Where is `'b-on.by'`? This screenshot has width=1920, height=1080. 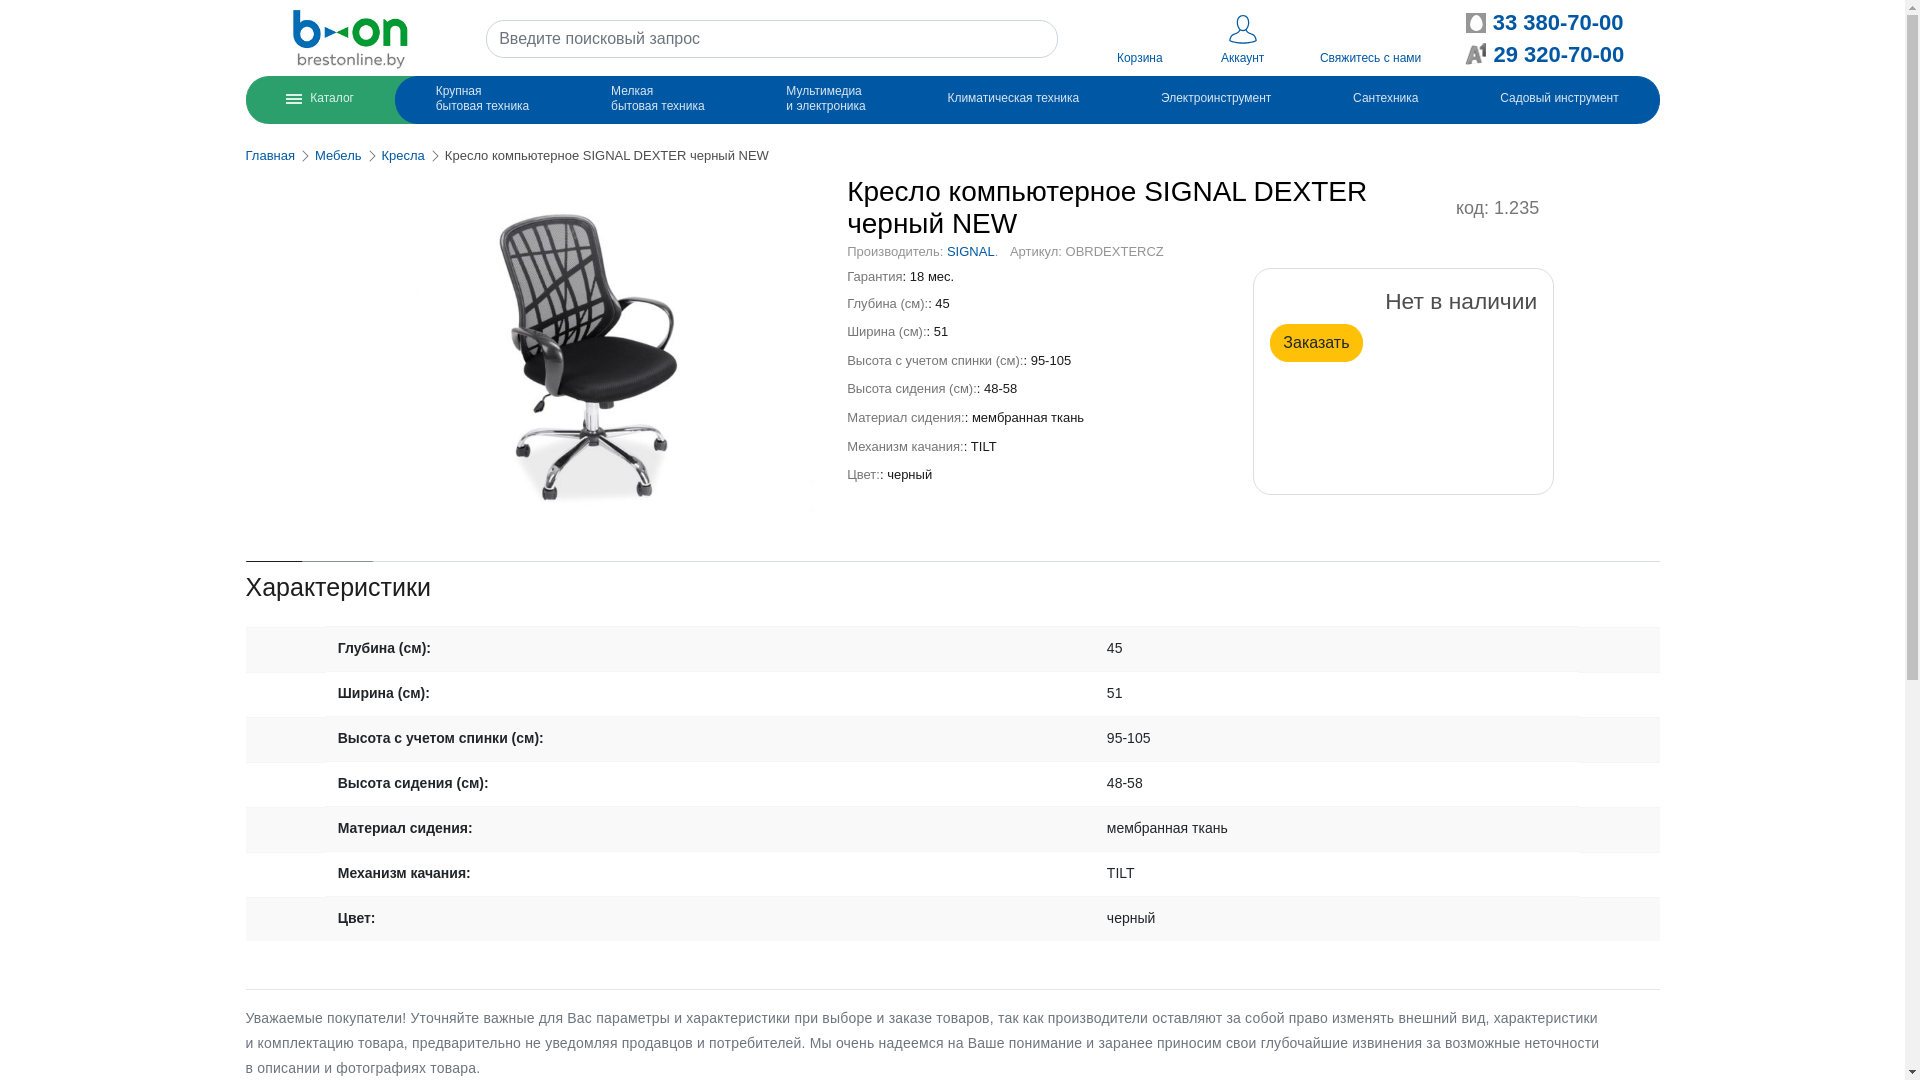
'b-on.by' is located at coordinates (350, 38).